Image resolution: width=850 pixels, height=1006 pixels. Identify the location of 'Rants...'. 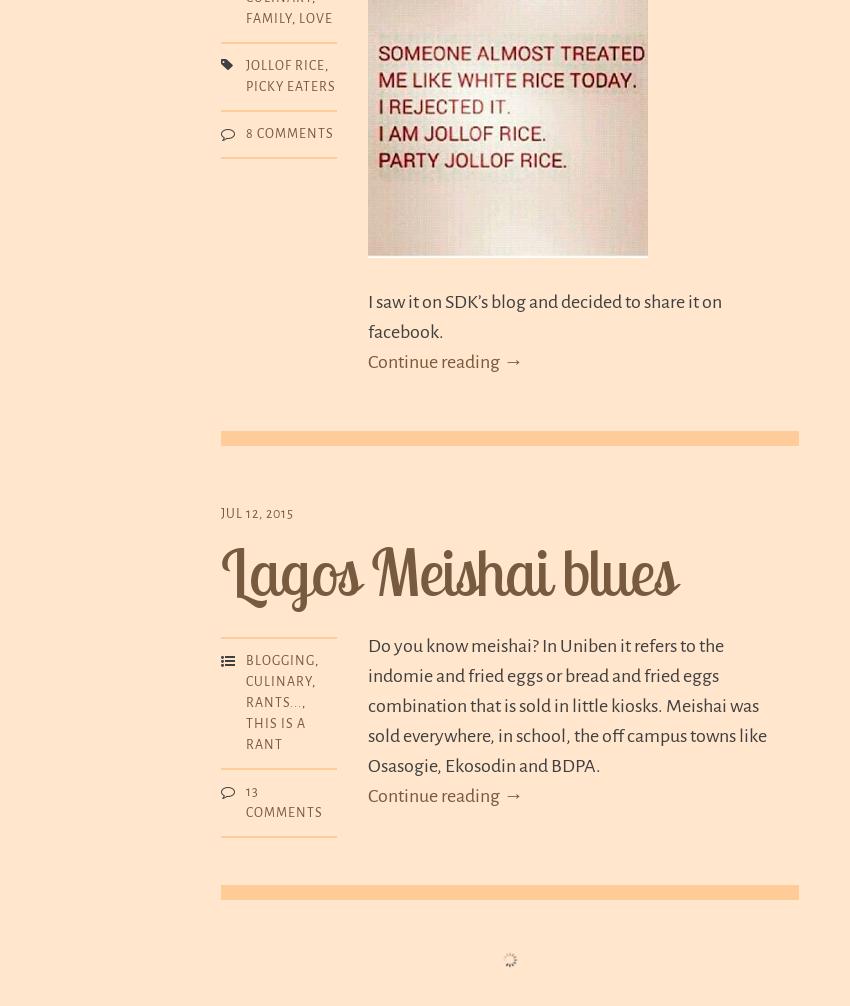
(273, 702).